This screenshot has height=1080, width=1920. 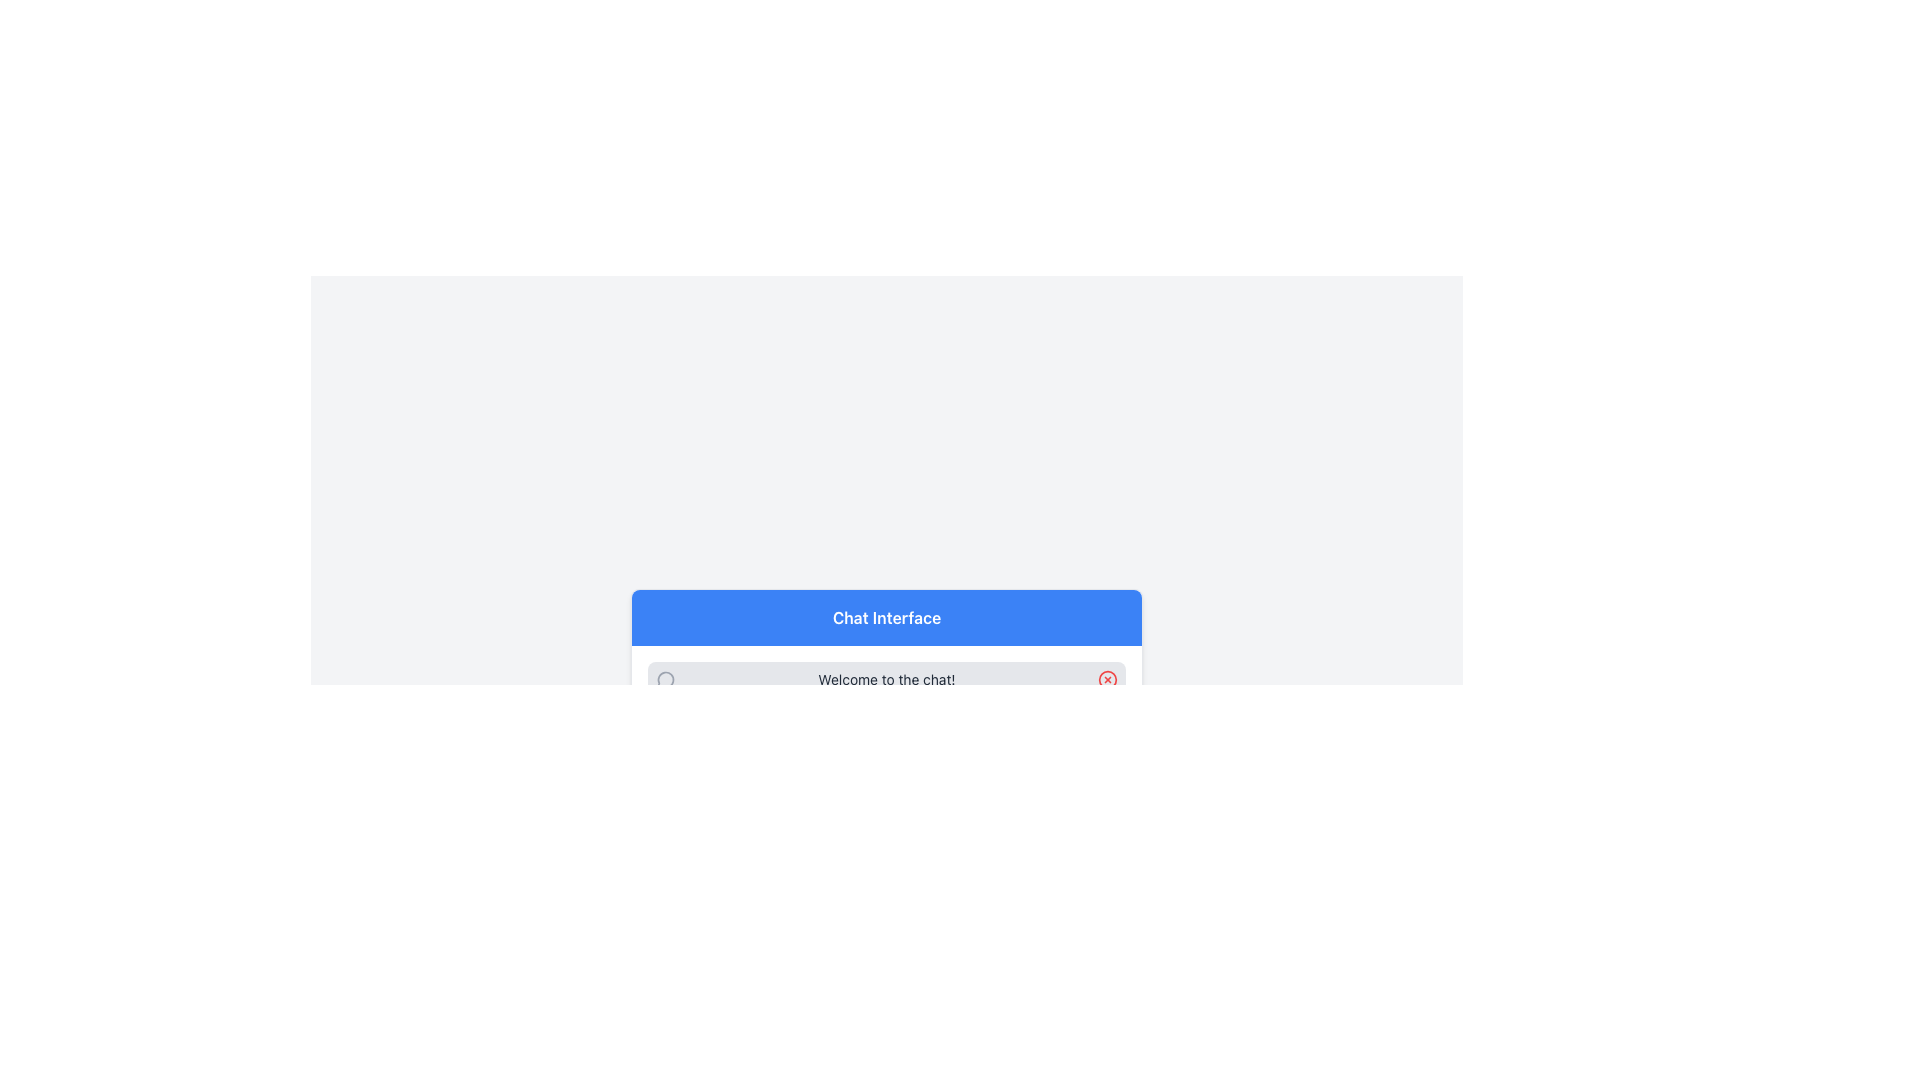 I want to click on the static text label located in the center-left region of the chat interface, which greets or informs users about the context of the chat, so click(x=886, y=678).